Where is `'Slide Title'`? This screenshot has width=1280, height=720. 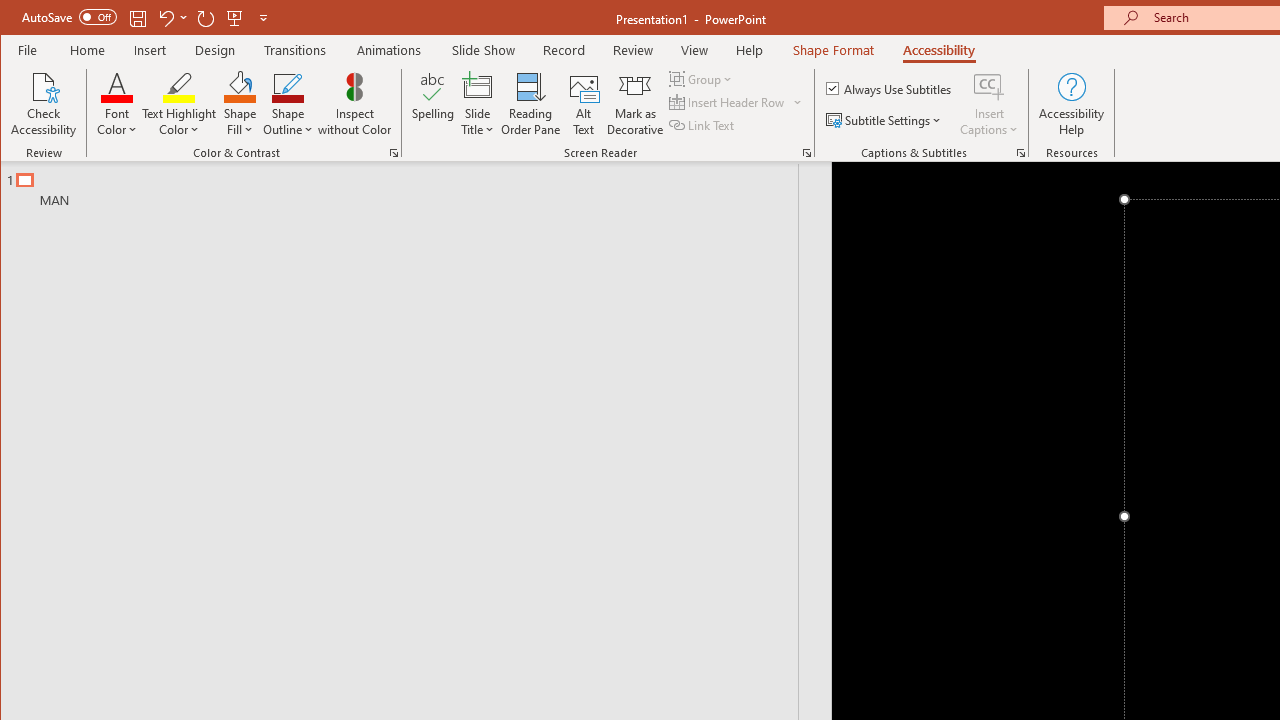 'Slide Title' is located at coordinates (477, 85).